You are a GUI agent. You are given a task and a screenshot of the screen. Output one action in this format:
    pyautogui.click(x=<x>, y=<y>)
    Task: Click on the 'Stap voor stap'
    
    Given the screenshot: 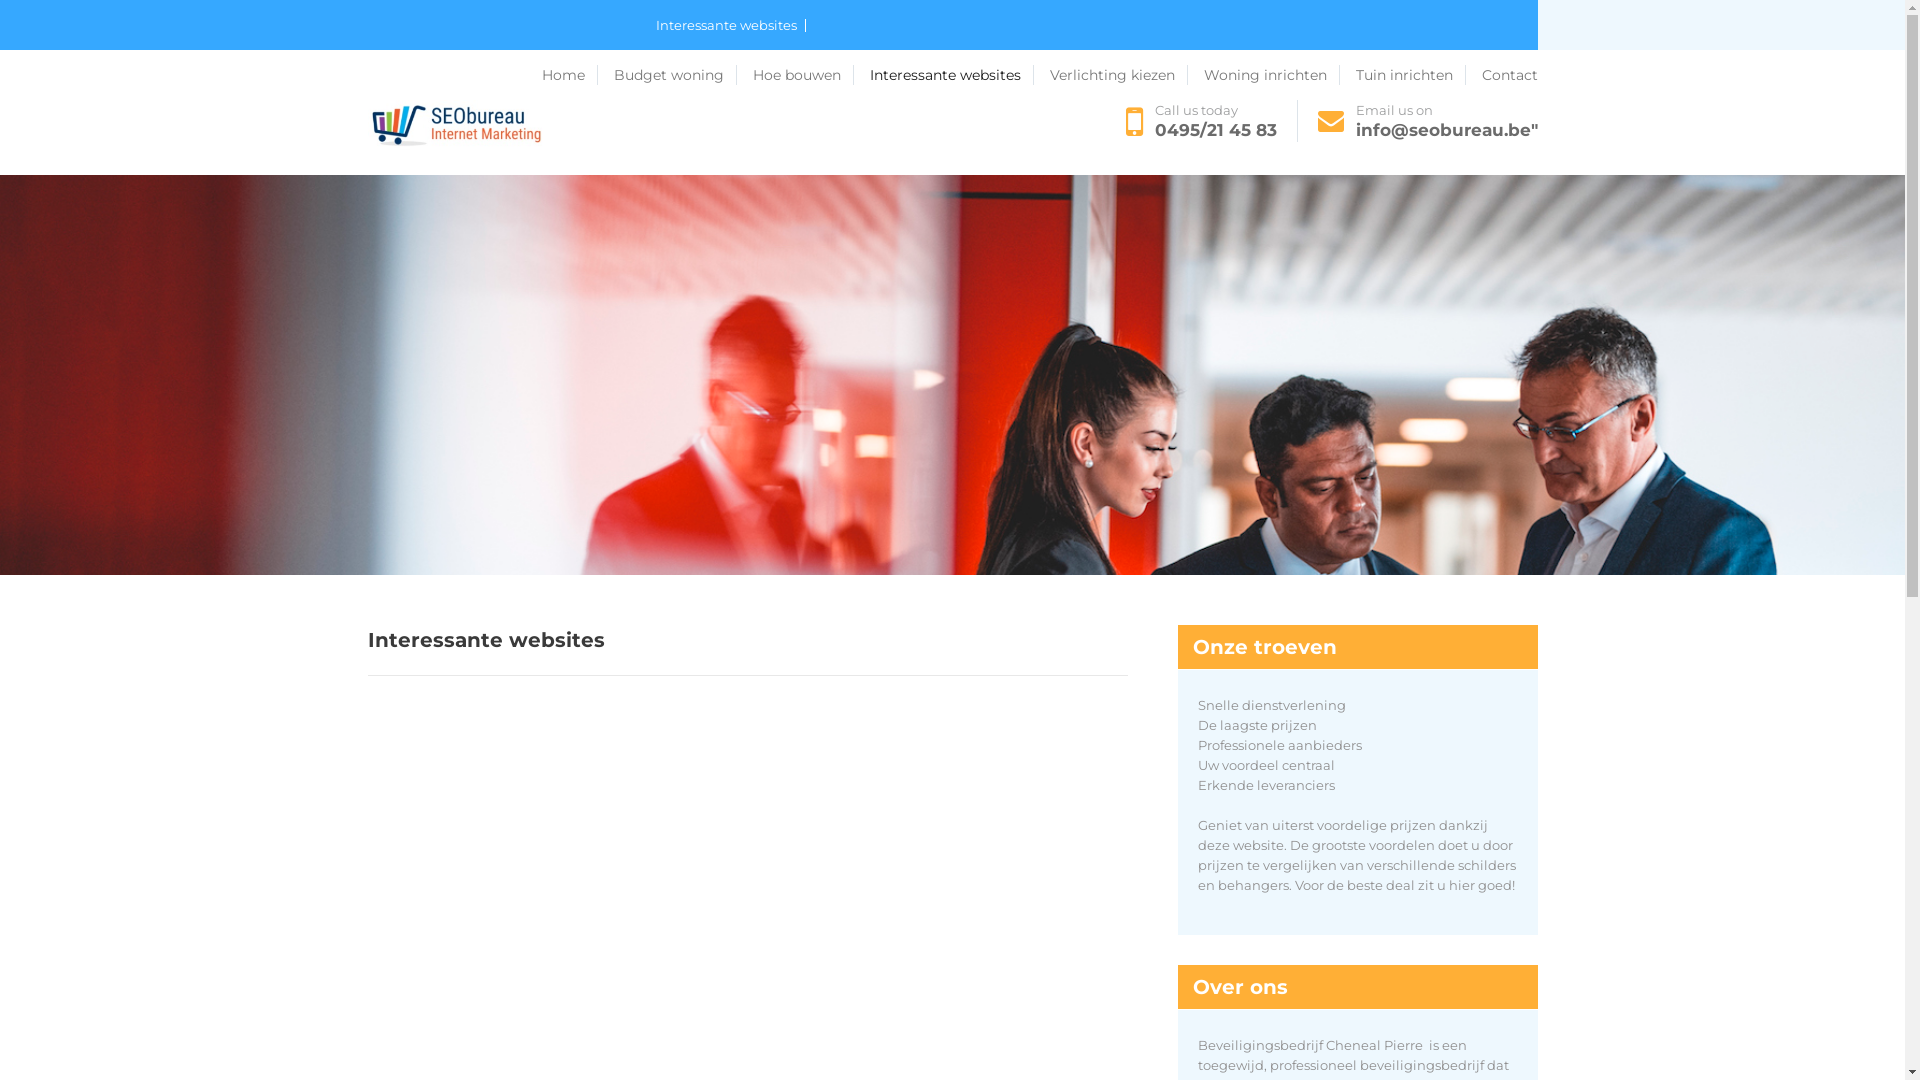 What is the action you would take?
    pyautogui.click(x=996, y=74)
    